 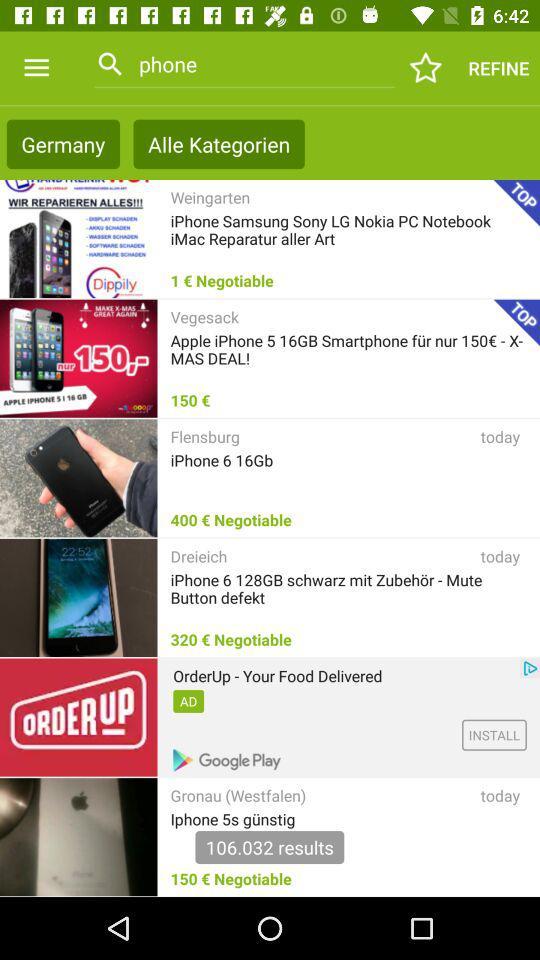 What do you see at coordinates (493, 734) in the screenshot?
I see `the install` at bounding box center [493, 734].